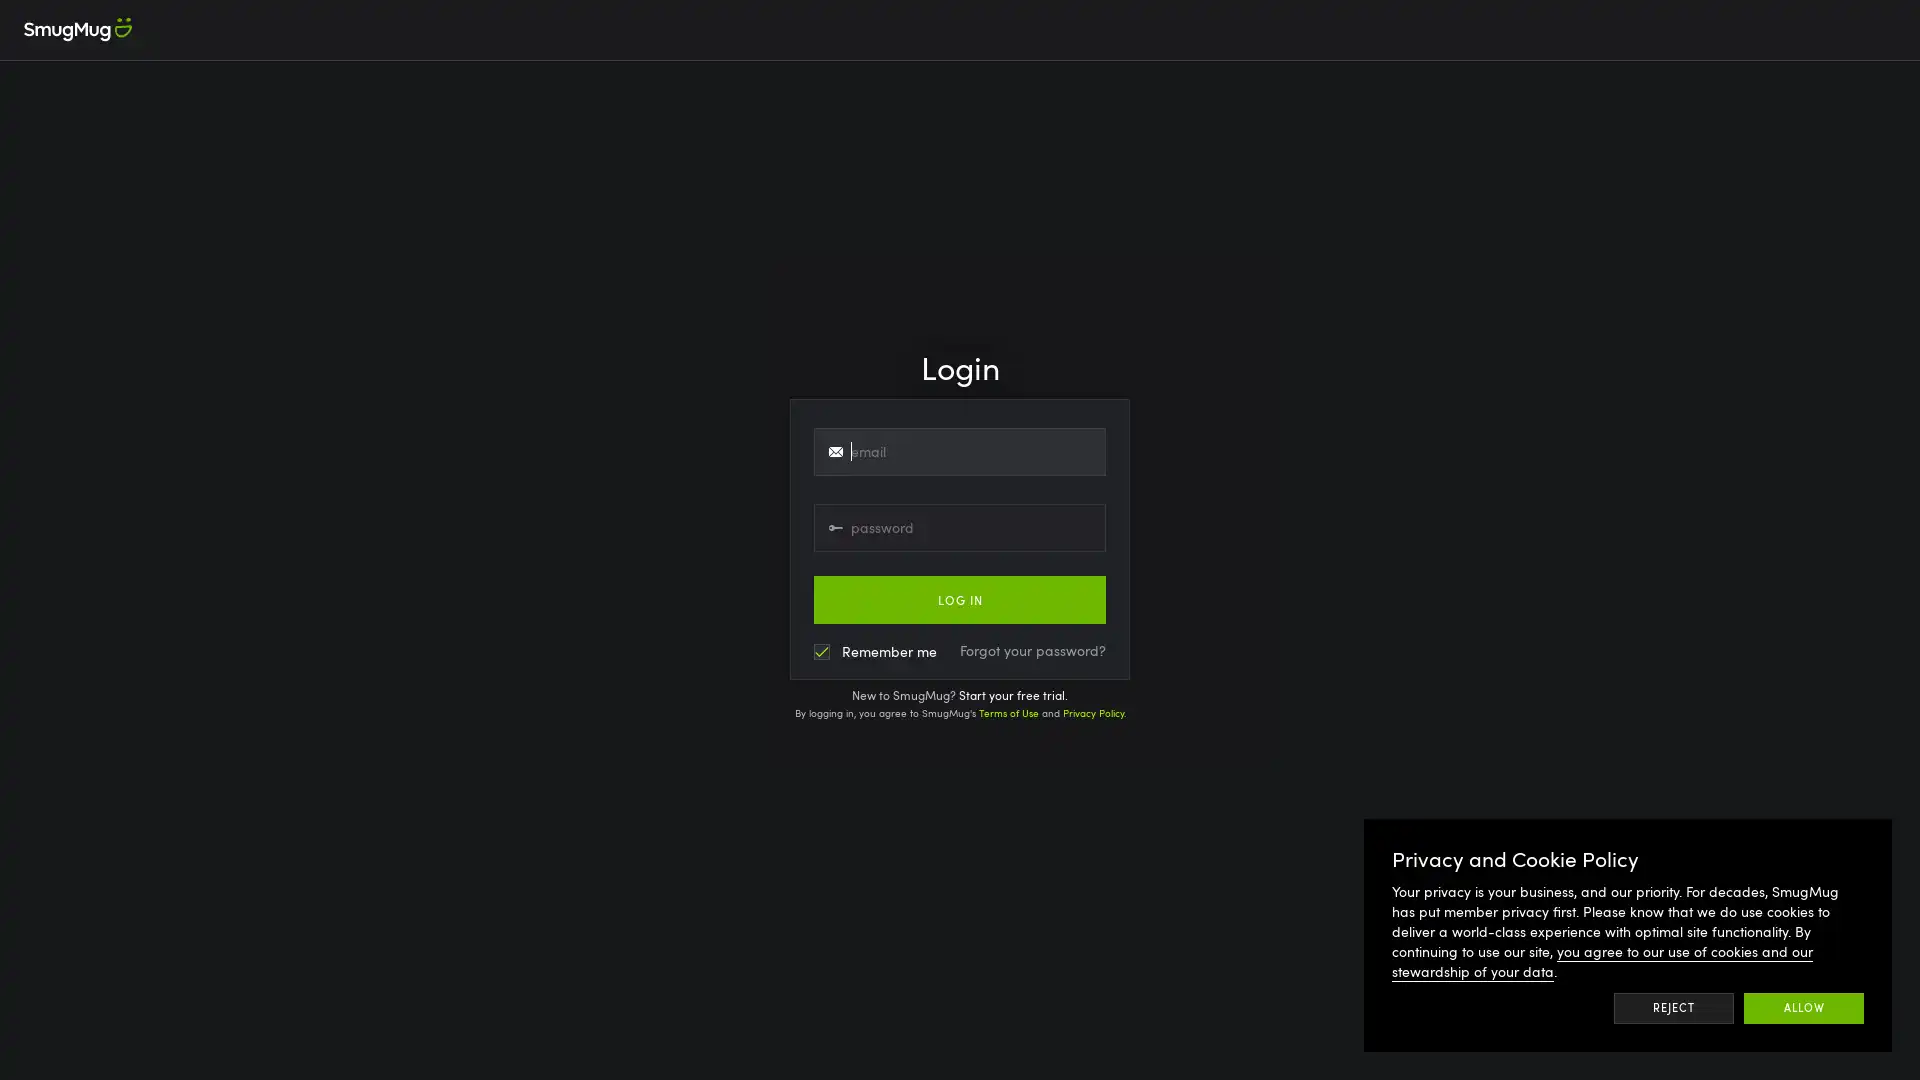  What do you see at coordinates (1804, 1007) in the screenshot?
I see `ALLOW` at bounding box center [1804, 1007].